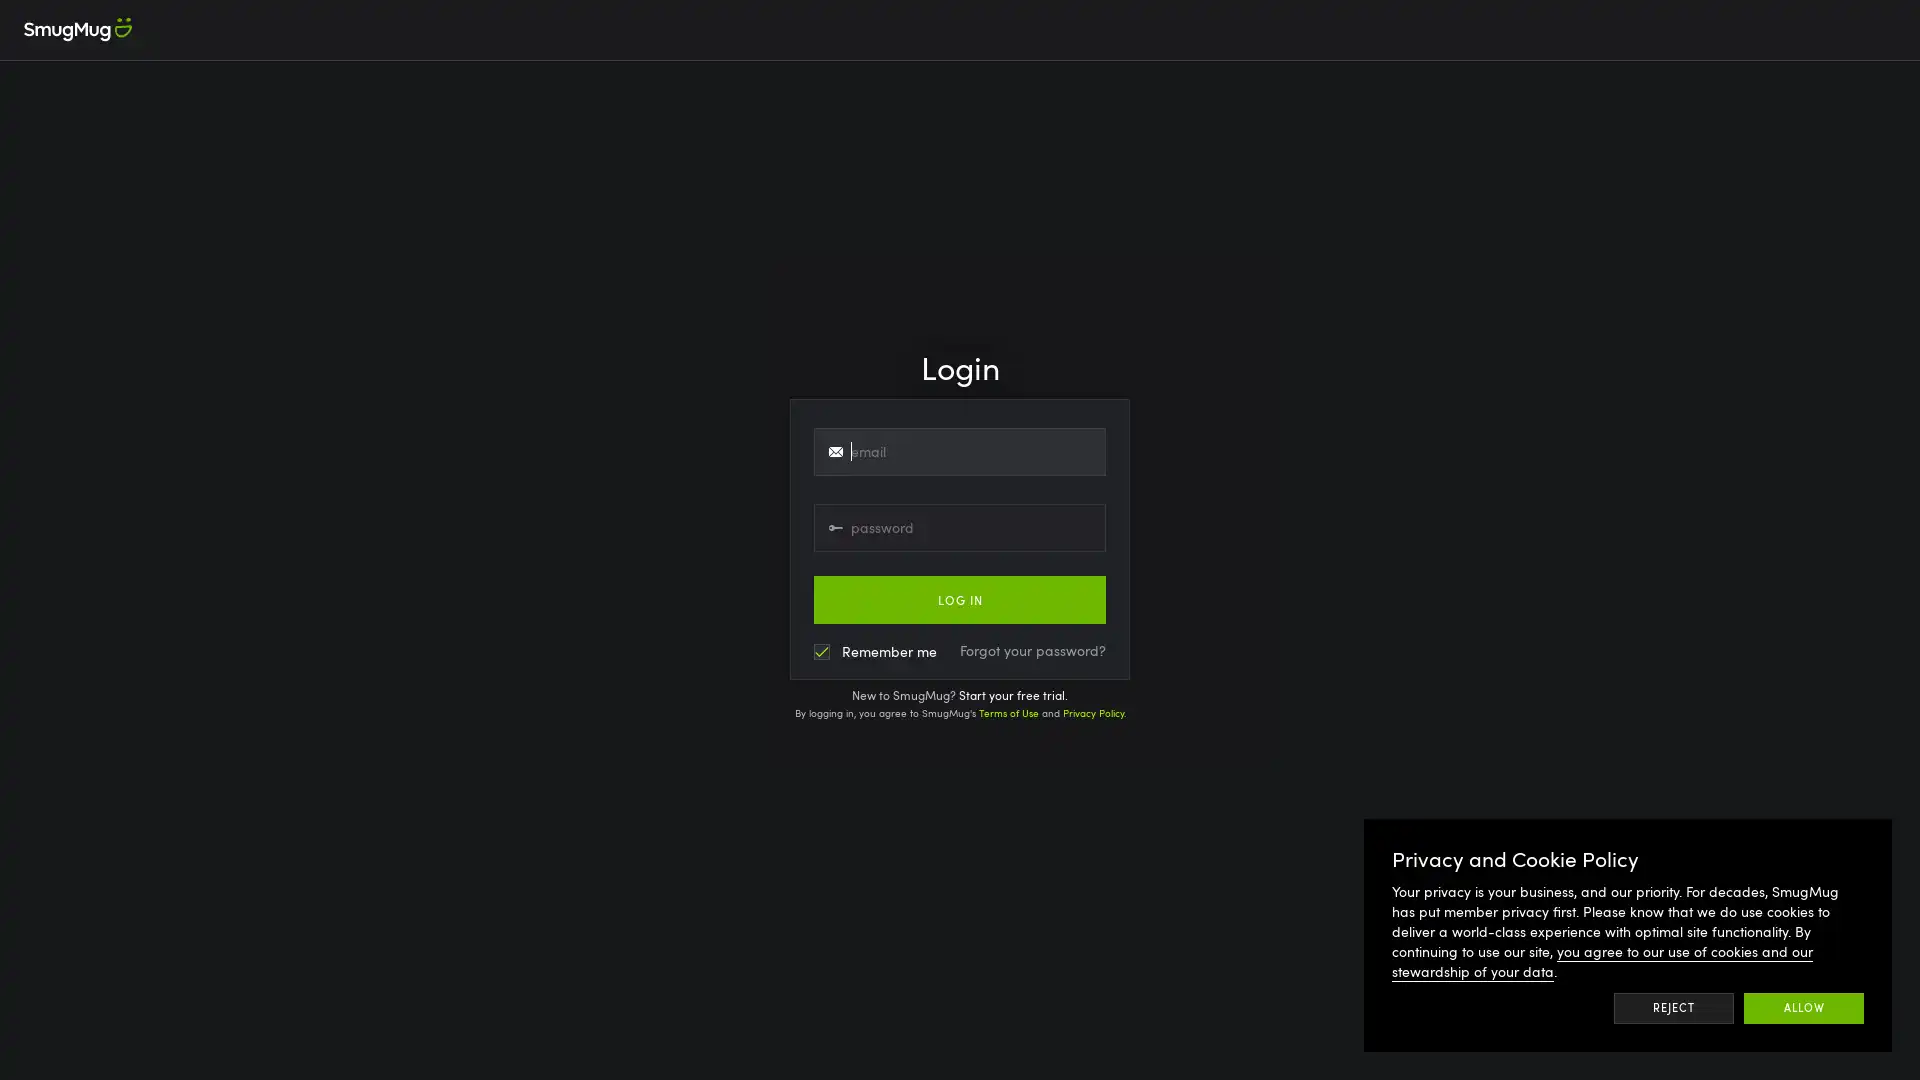  What do you see at coordinates (1804, 1007) in the screenshot?
I see `ALLOW` at bounding box center [1804, 1007].